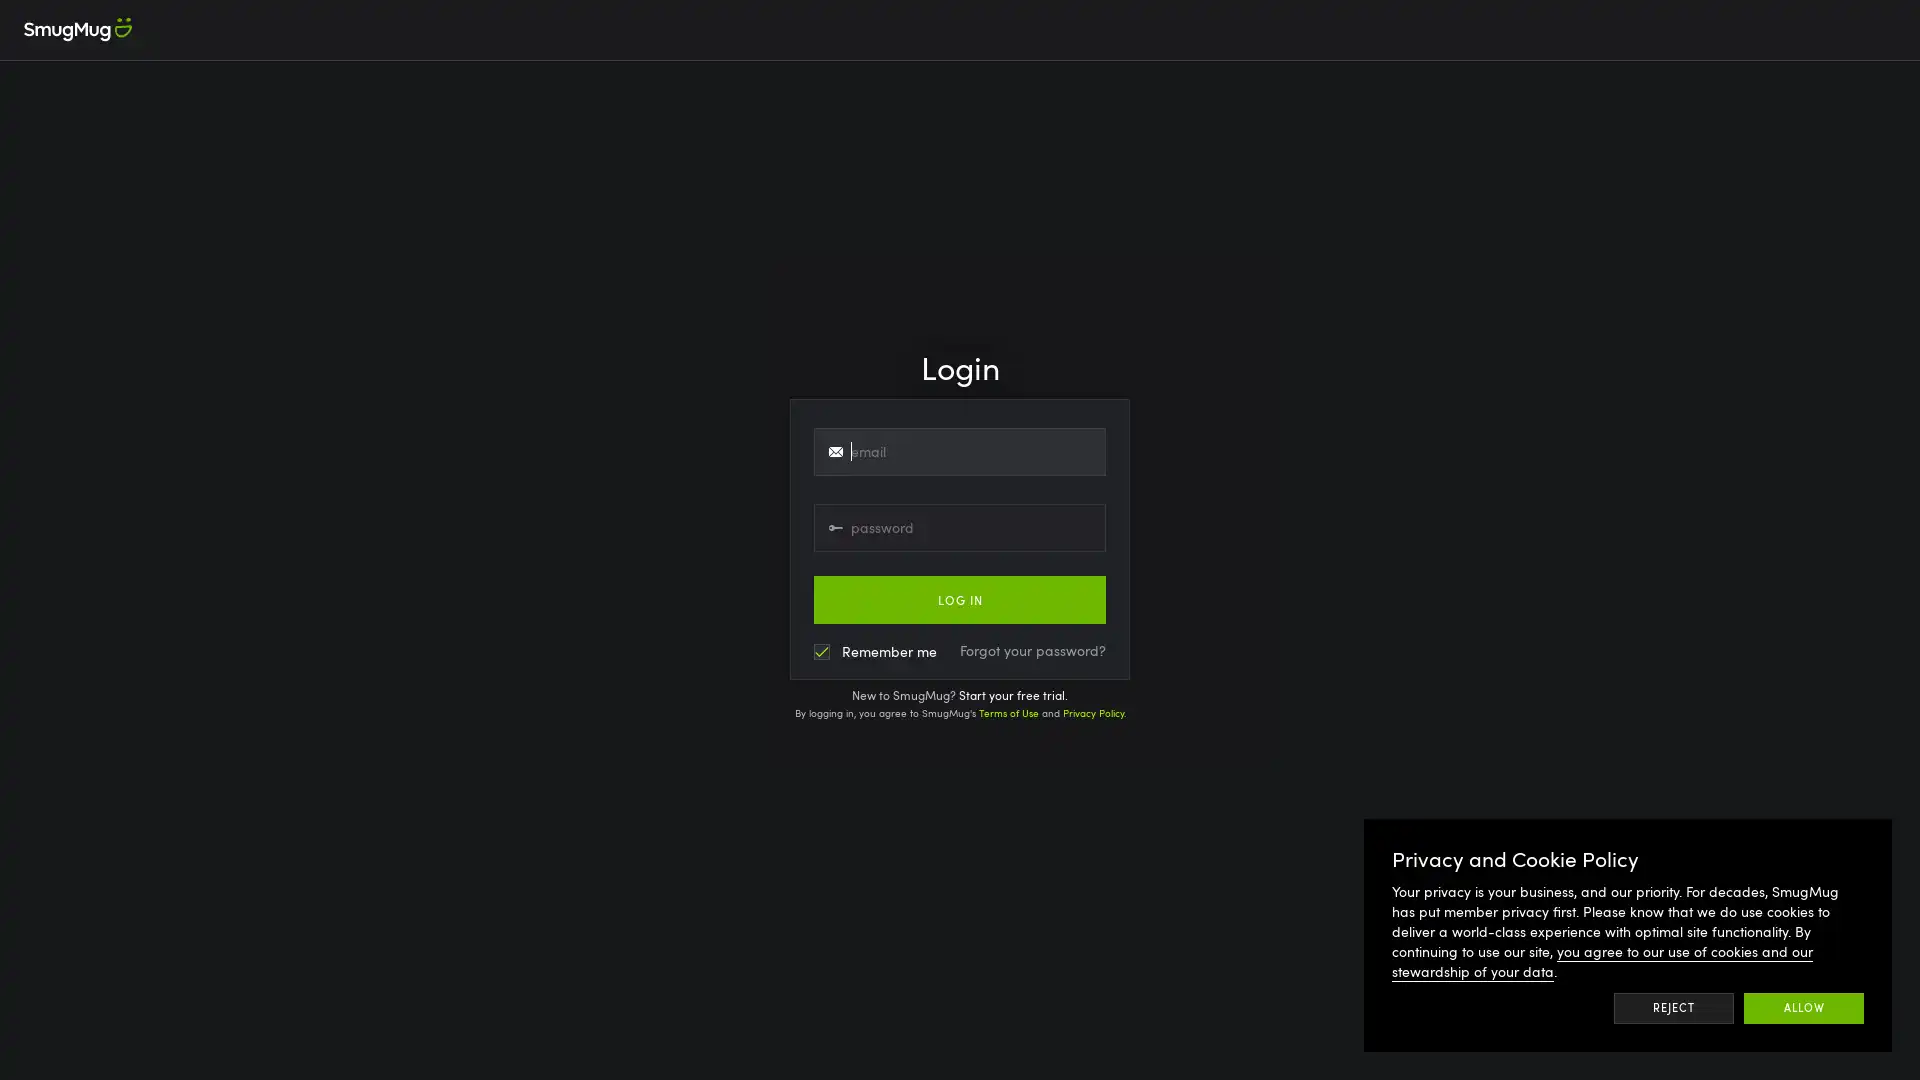  What do you see at coordinates (1804, 1007) in the screenshot?
I see `ALLOW` at bounding box center [1804, 1007].